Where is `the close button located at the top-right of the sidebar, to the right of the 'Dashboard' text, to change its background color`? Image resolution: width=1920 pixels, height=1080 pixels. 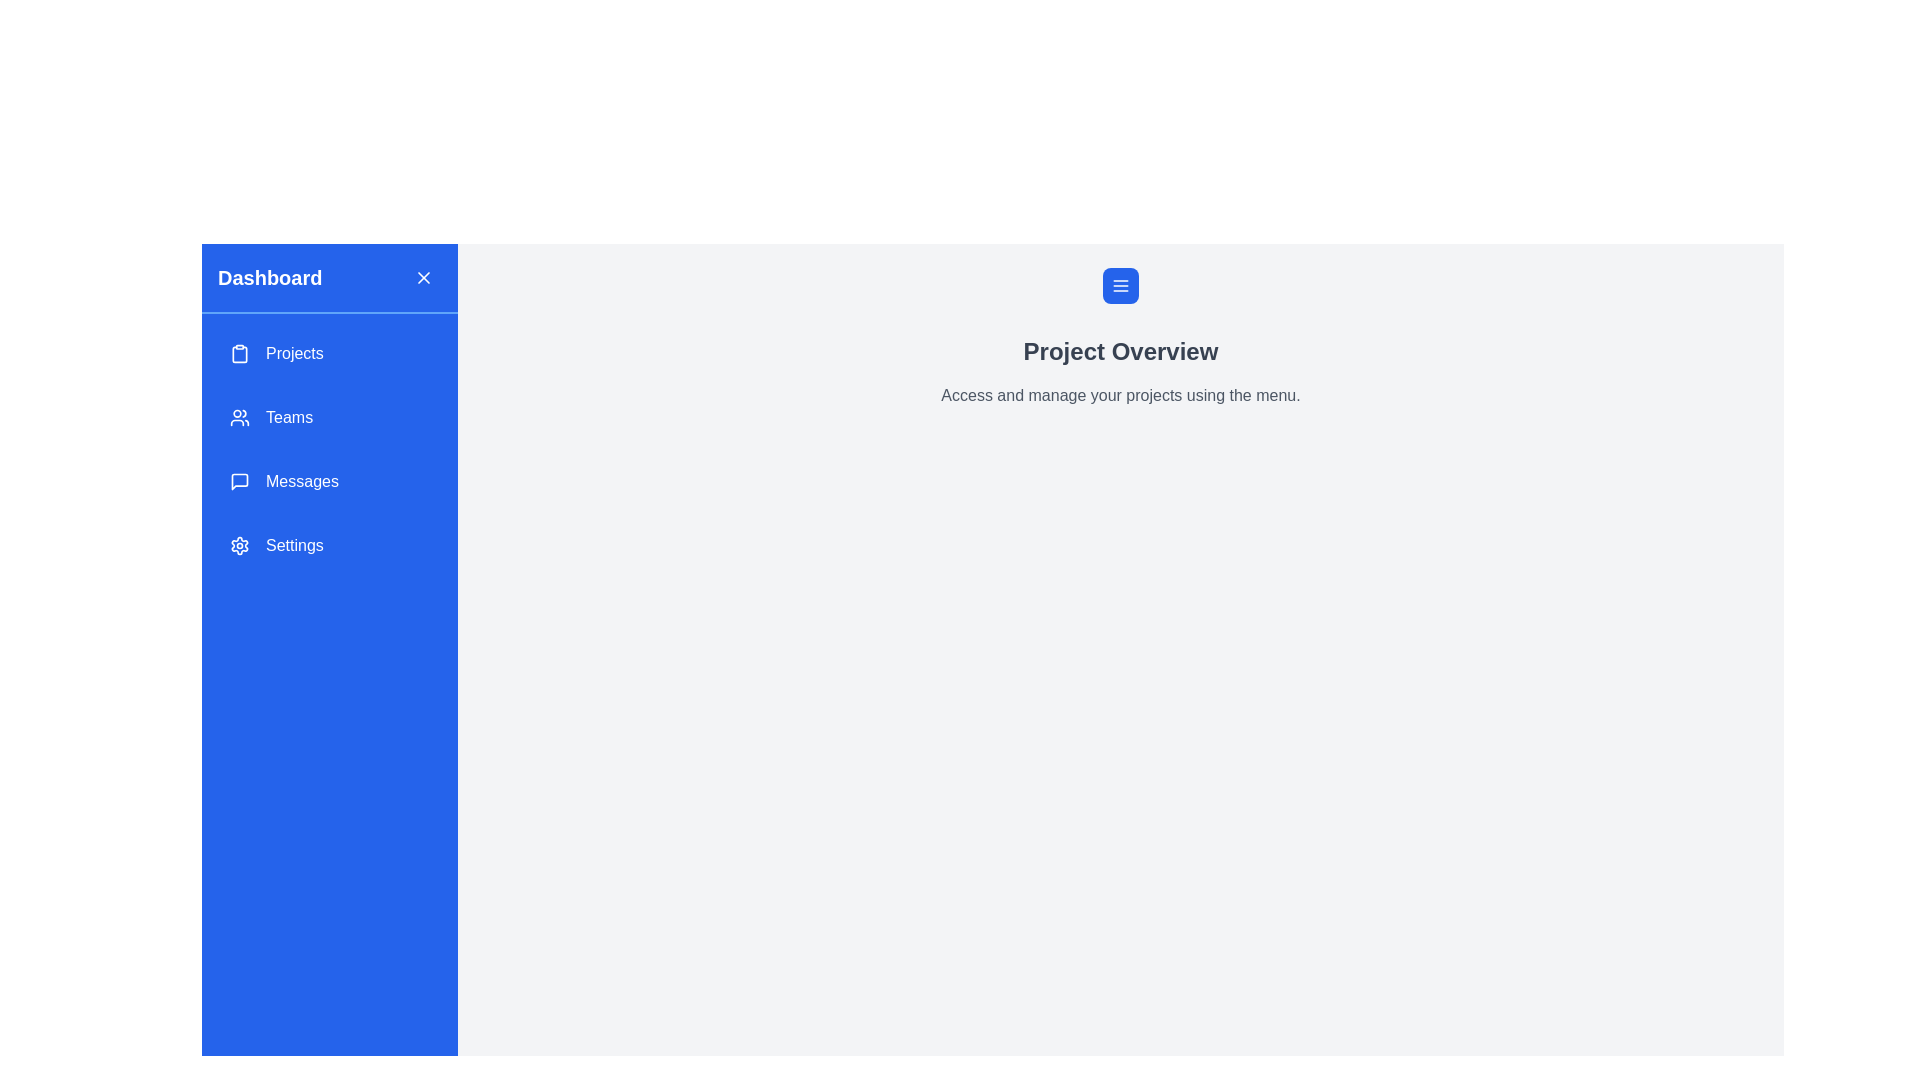
the close button located at the top-right of the sidebar, to the right of the 'Dashboard' text, to change its background color is located at coordinates (422, 277).